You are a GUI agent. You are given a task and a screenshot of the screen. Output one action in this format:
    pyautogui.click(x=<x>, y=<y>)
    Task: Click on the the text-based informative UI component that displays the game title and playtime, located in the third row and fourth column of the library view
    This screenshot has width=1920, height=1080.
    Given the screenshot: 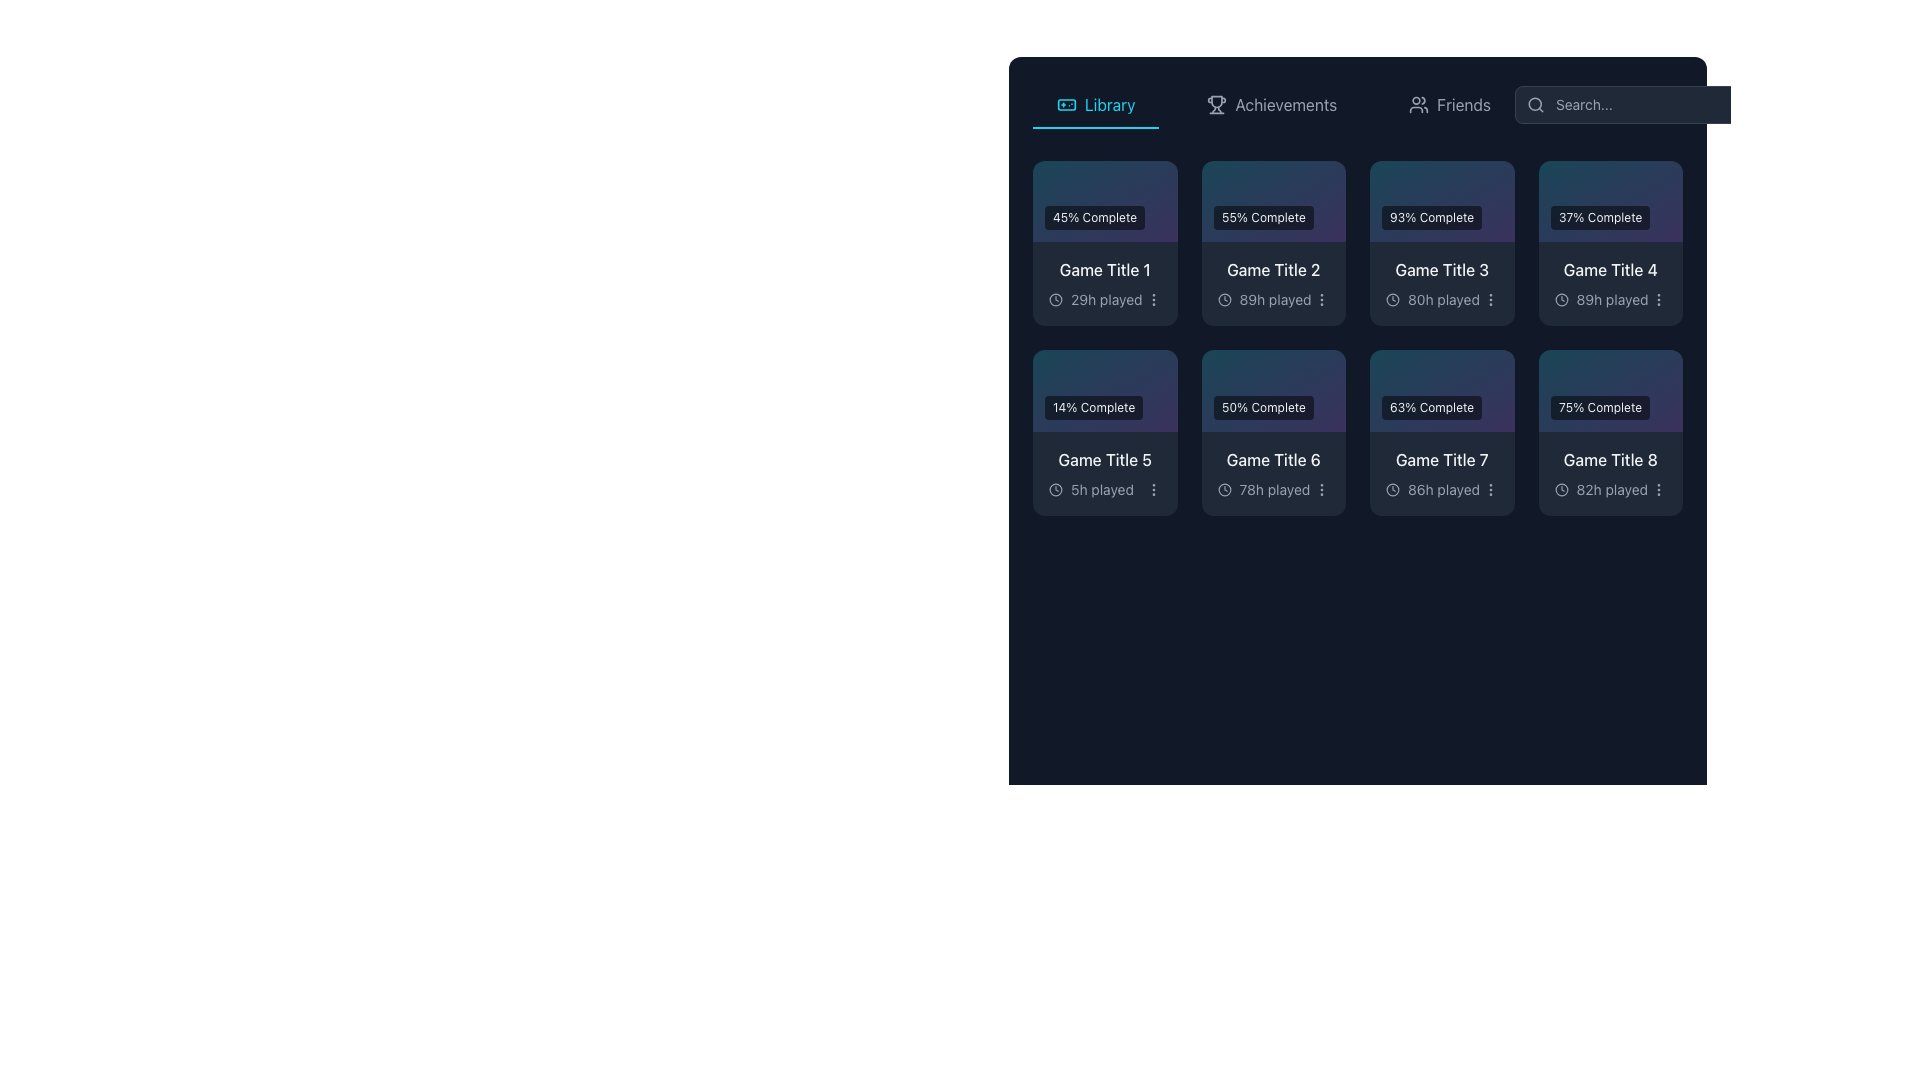 What is the action you would take?
    pyautogui.click(x=1272, y=473)
    